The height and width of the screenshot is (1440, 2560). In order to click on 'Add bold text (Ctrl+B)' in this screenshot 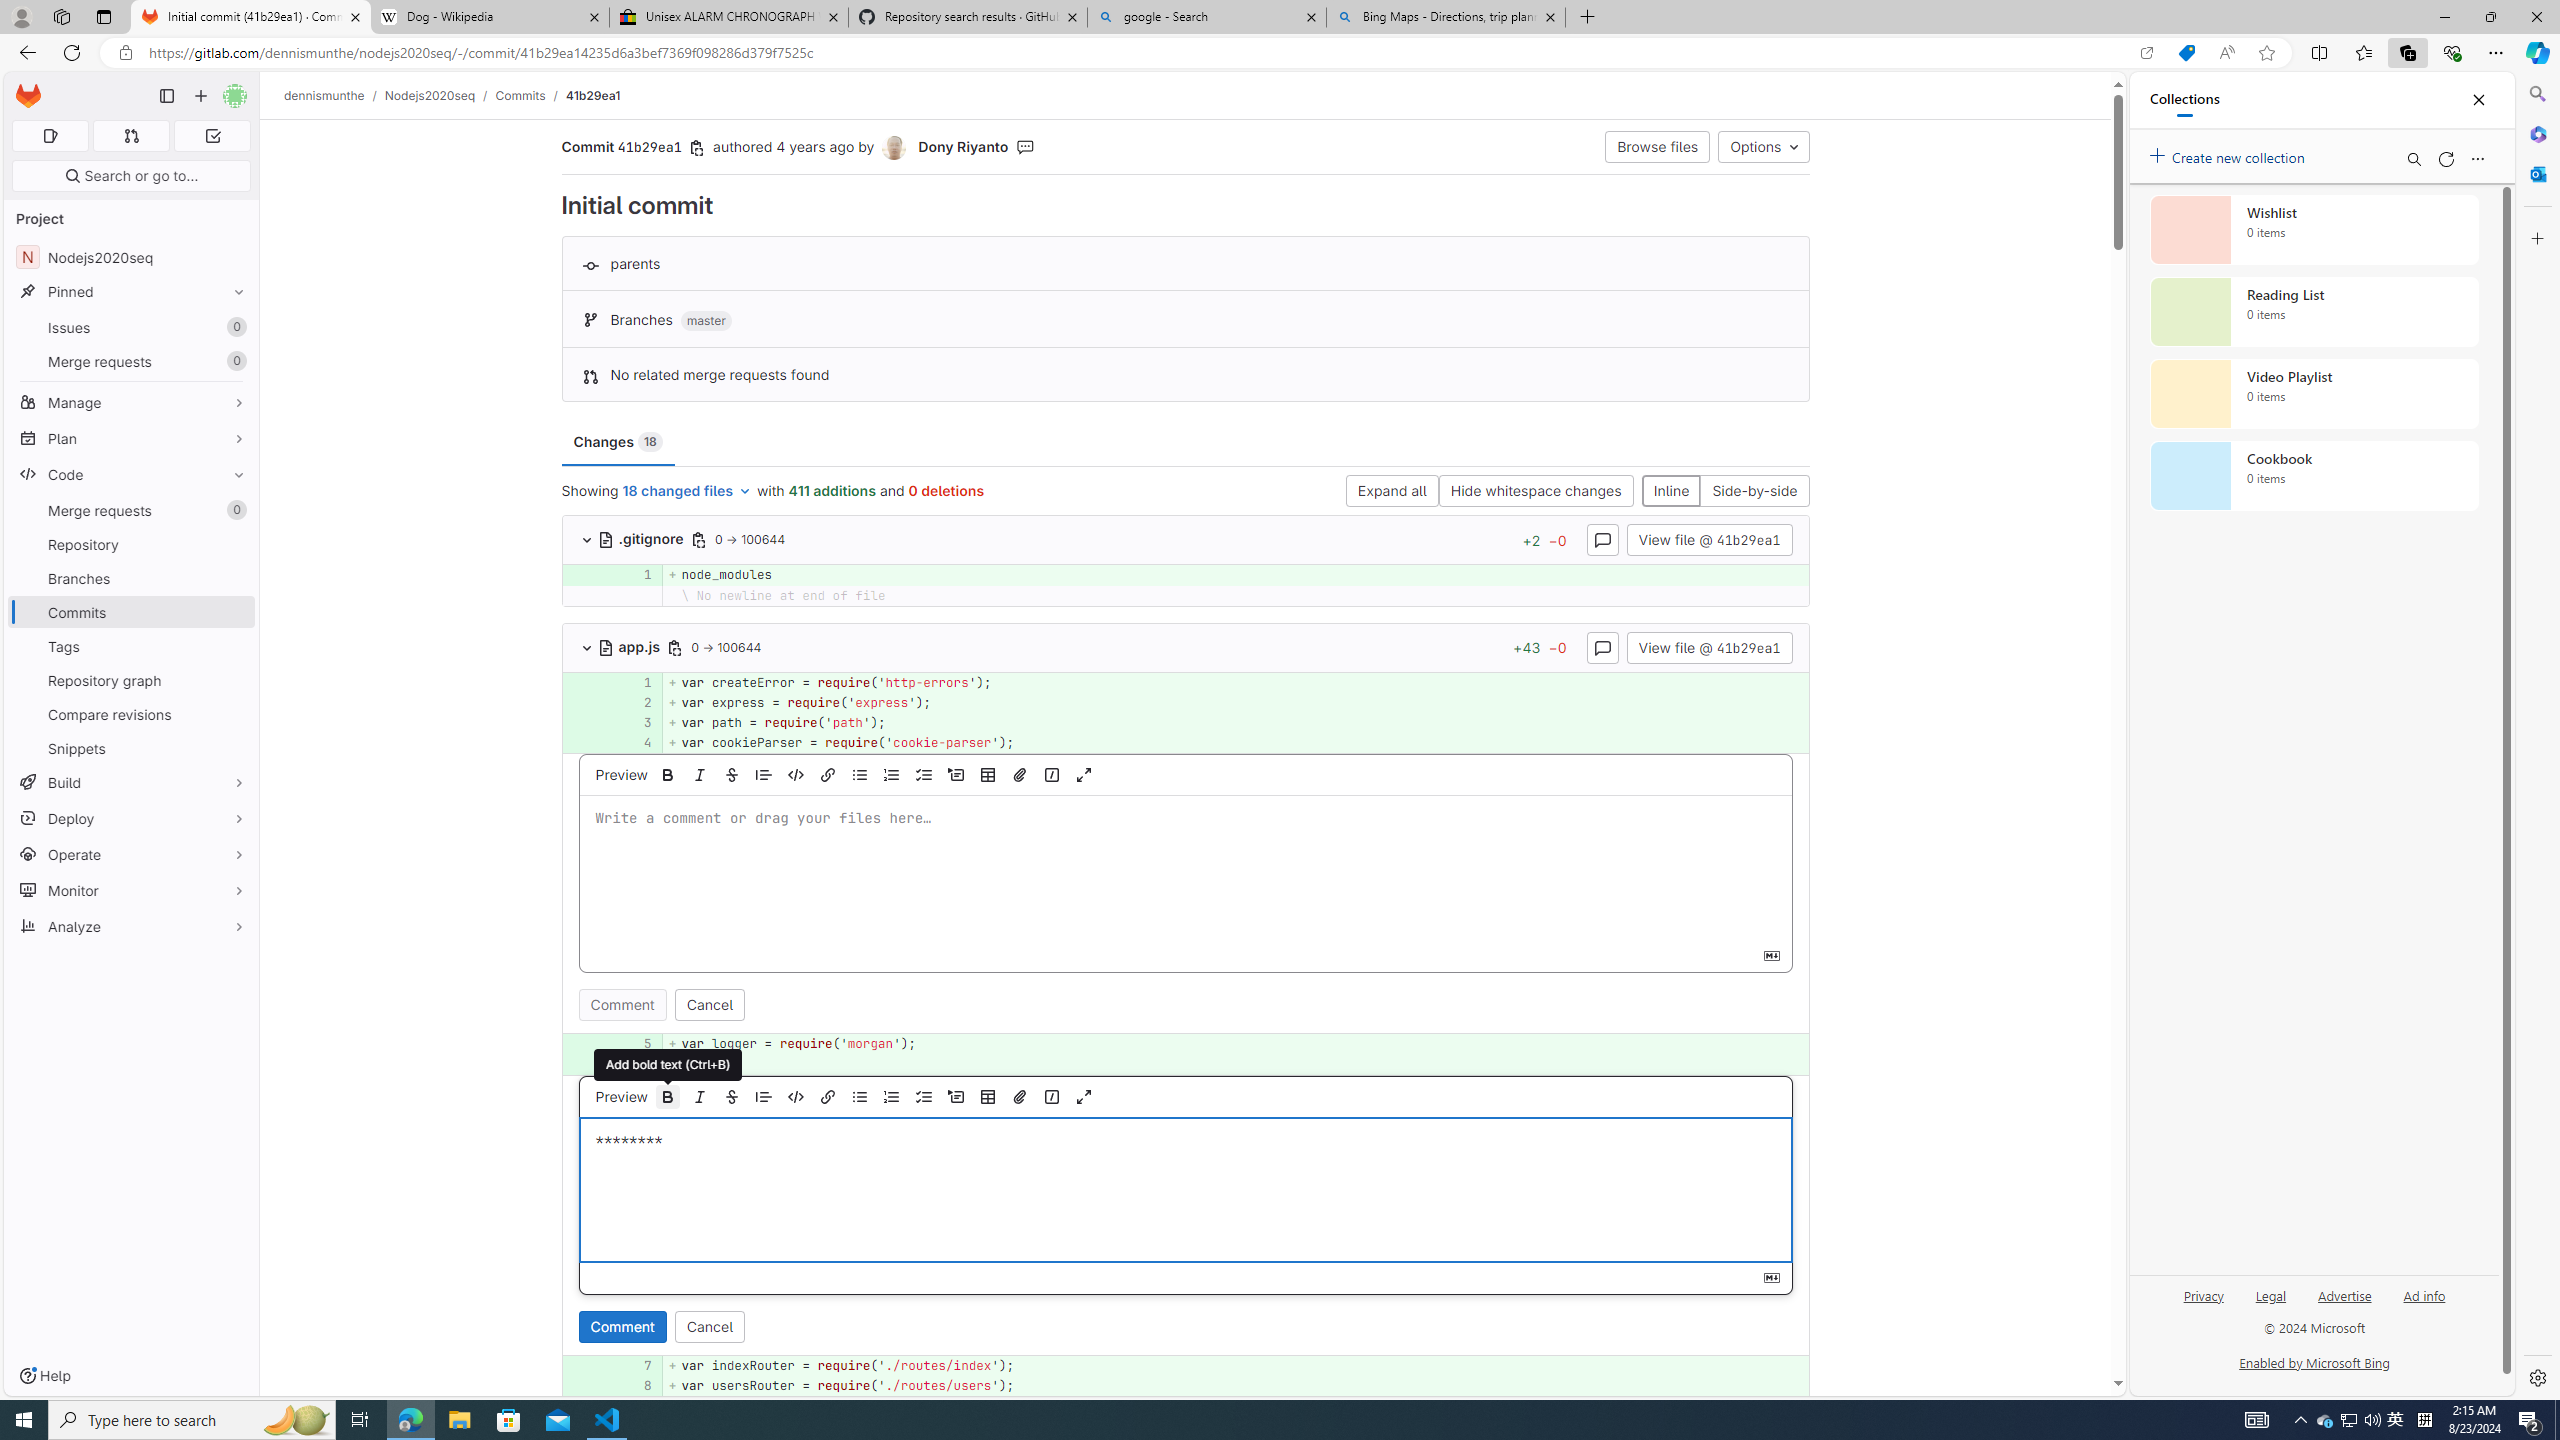, I will do `click(668, 1095)`.